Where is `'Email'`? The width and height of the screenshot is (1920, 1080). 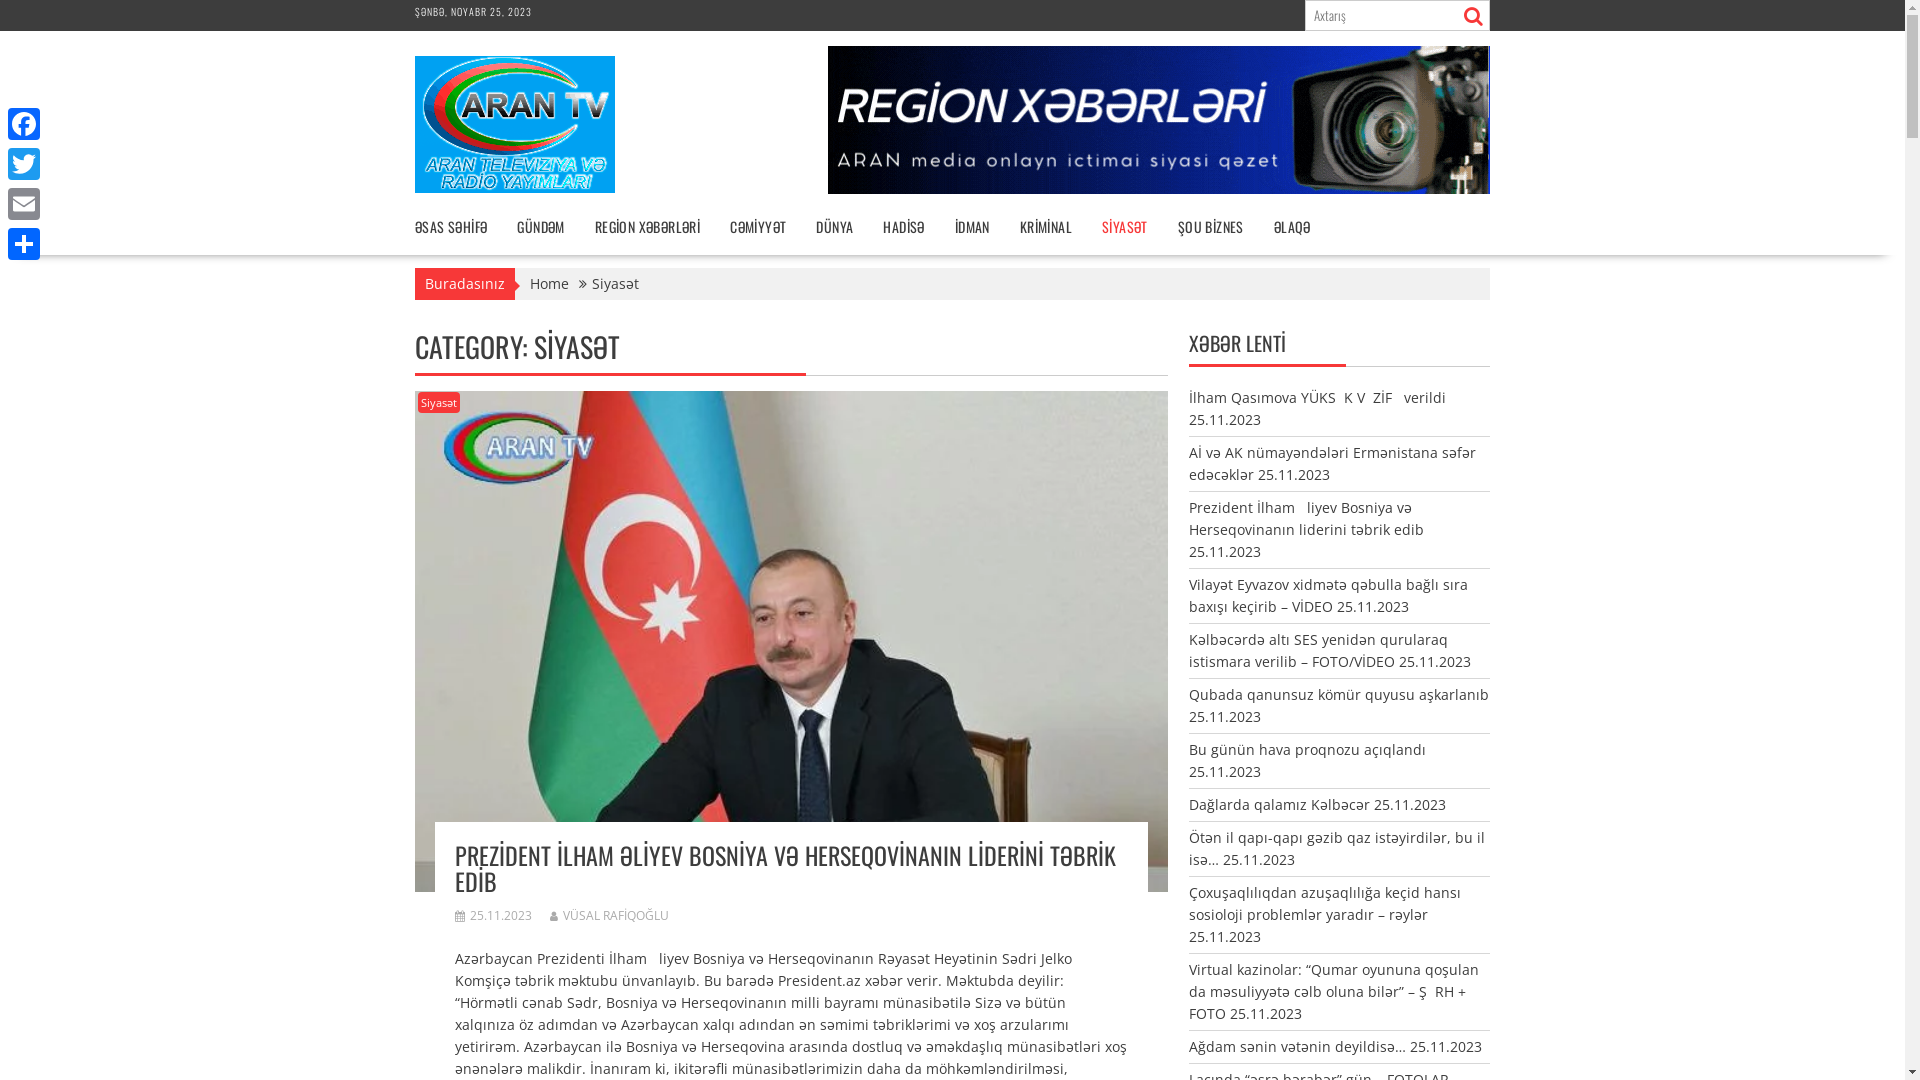 'Email' is located at coordinates (24, 204).